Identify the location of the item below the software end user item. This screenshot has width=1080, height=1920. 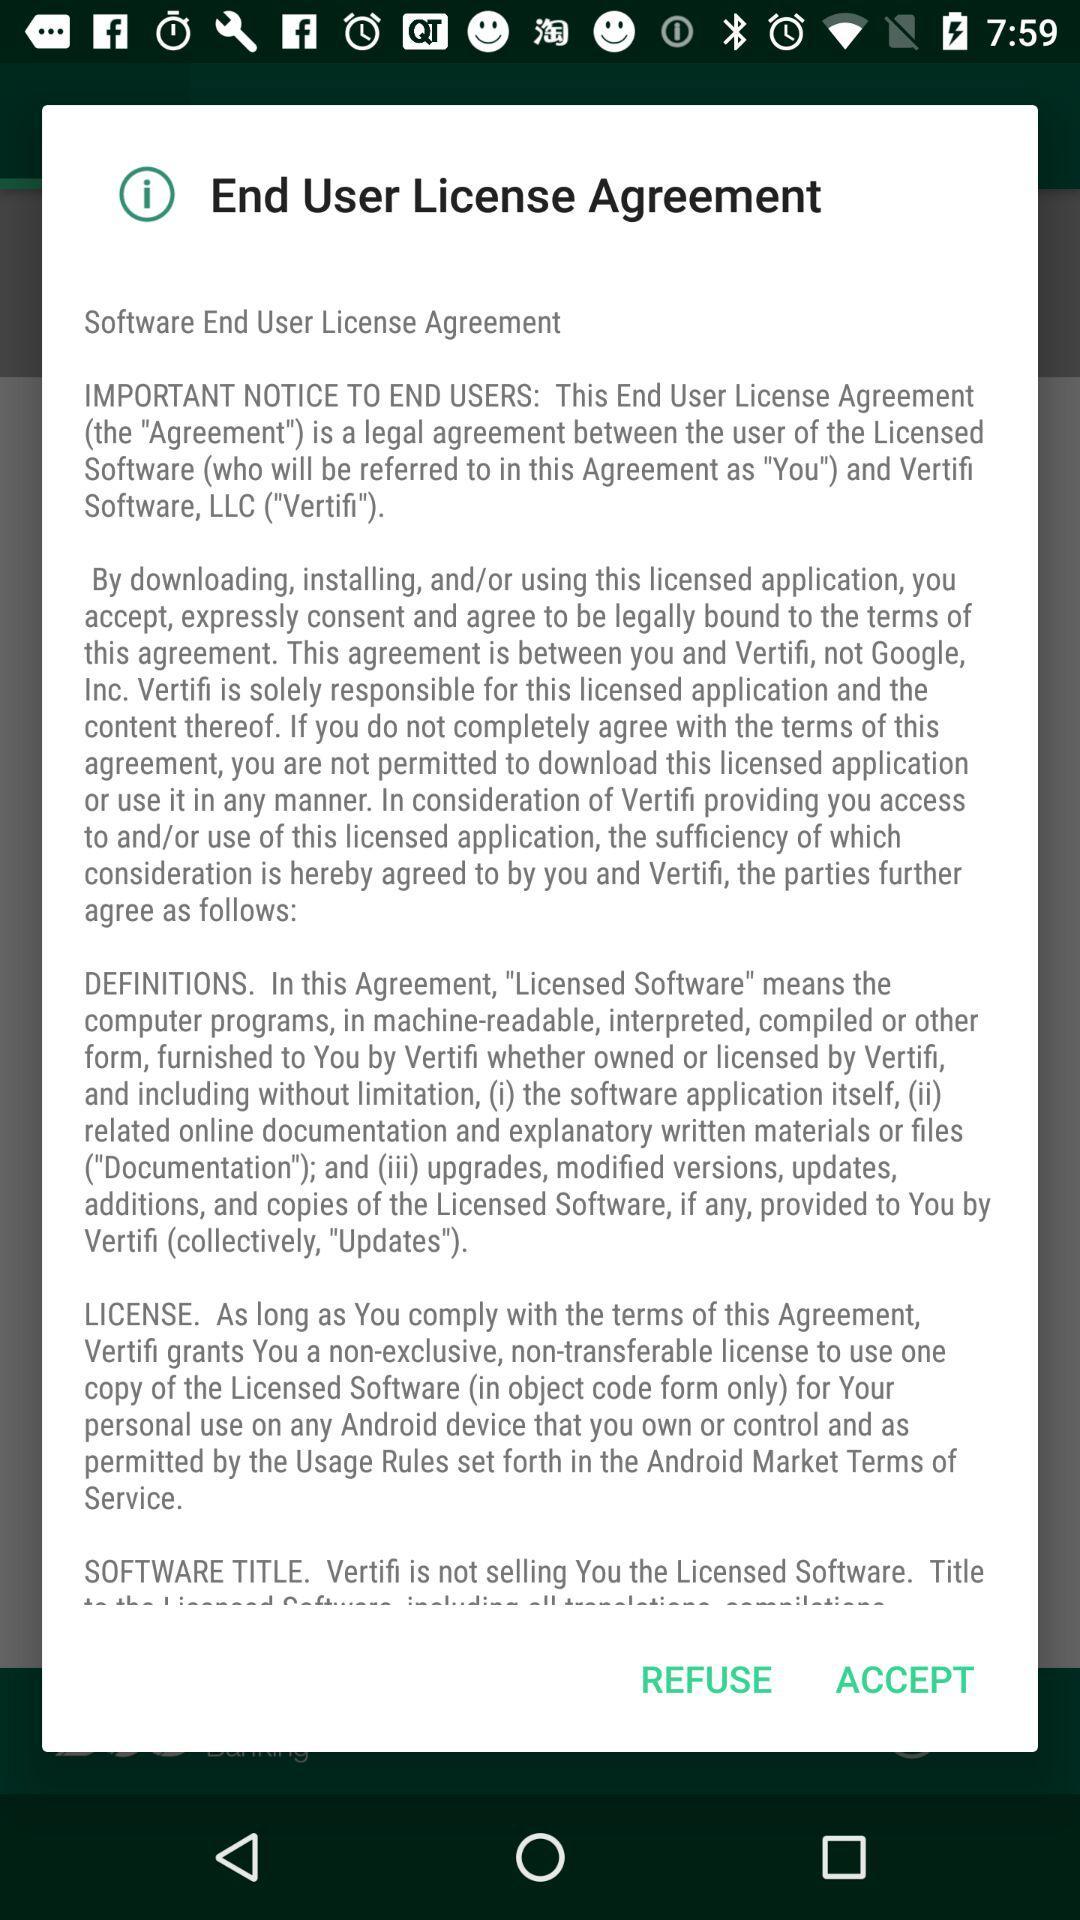
(905, 1678).